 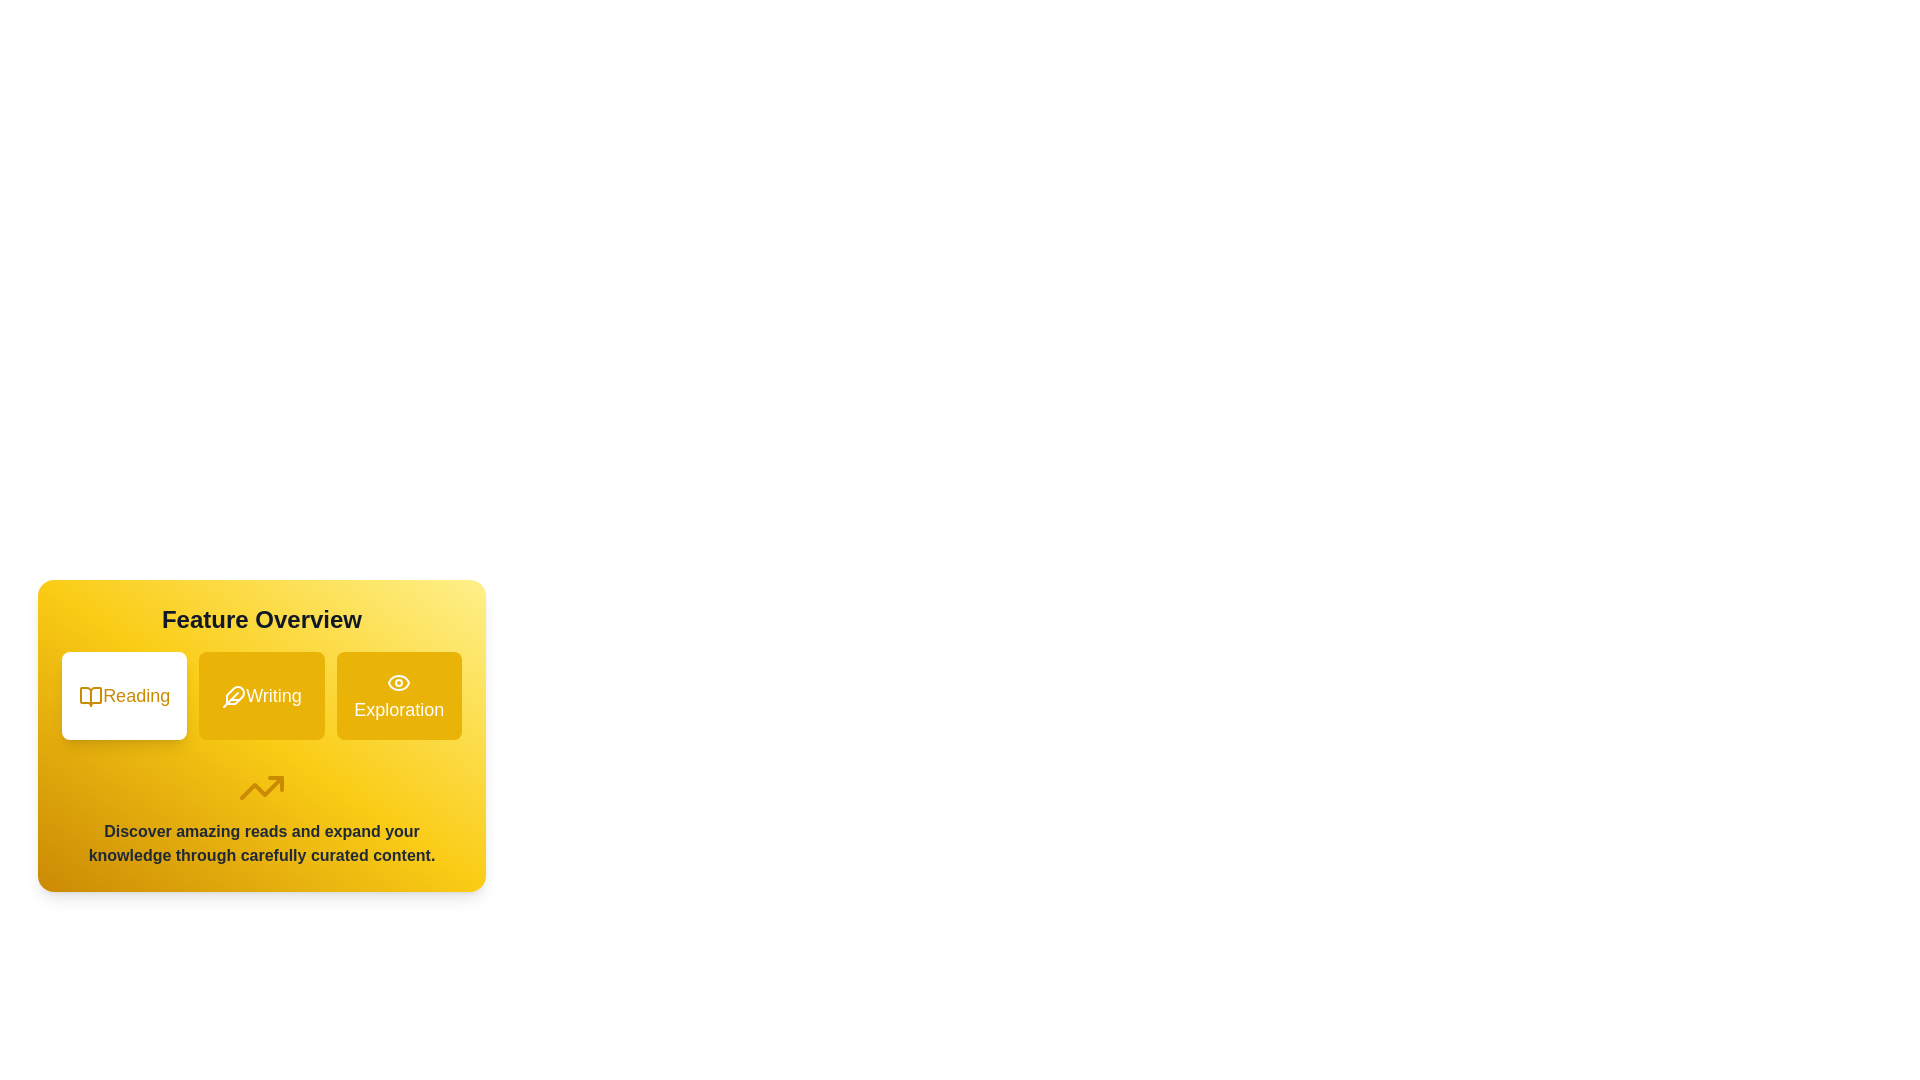 I want to click on the 'Reading' icon, so click(x=90, y=696).